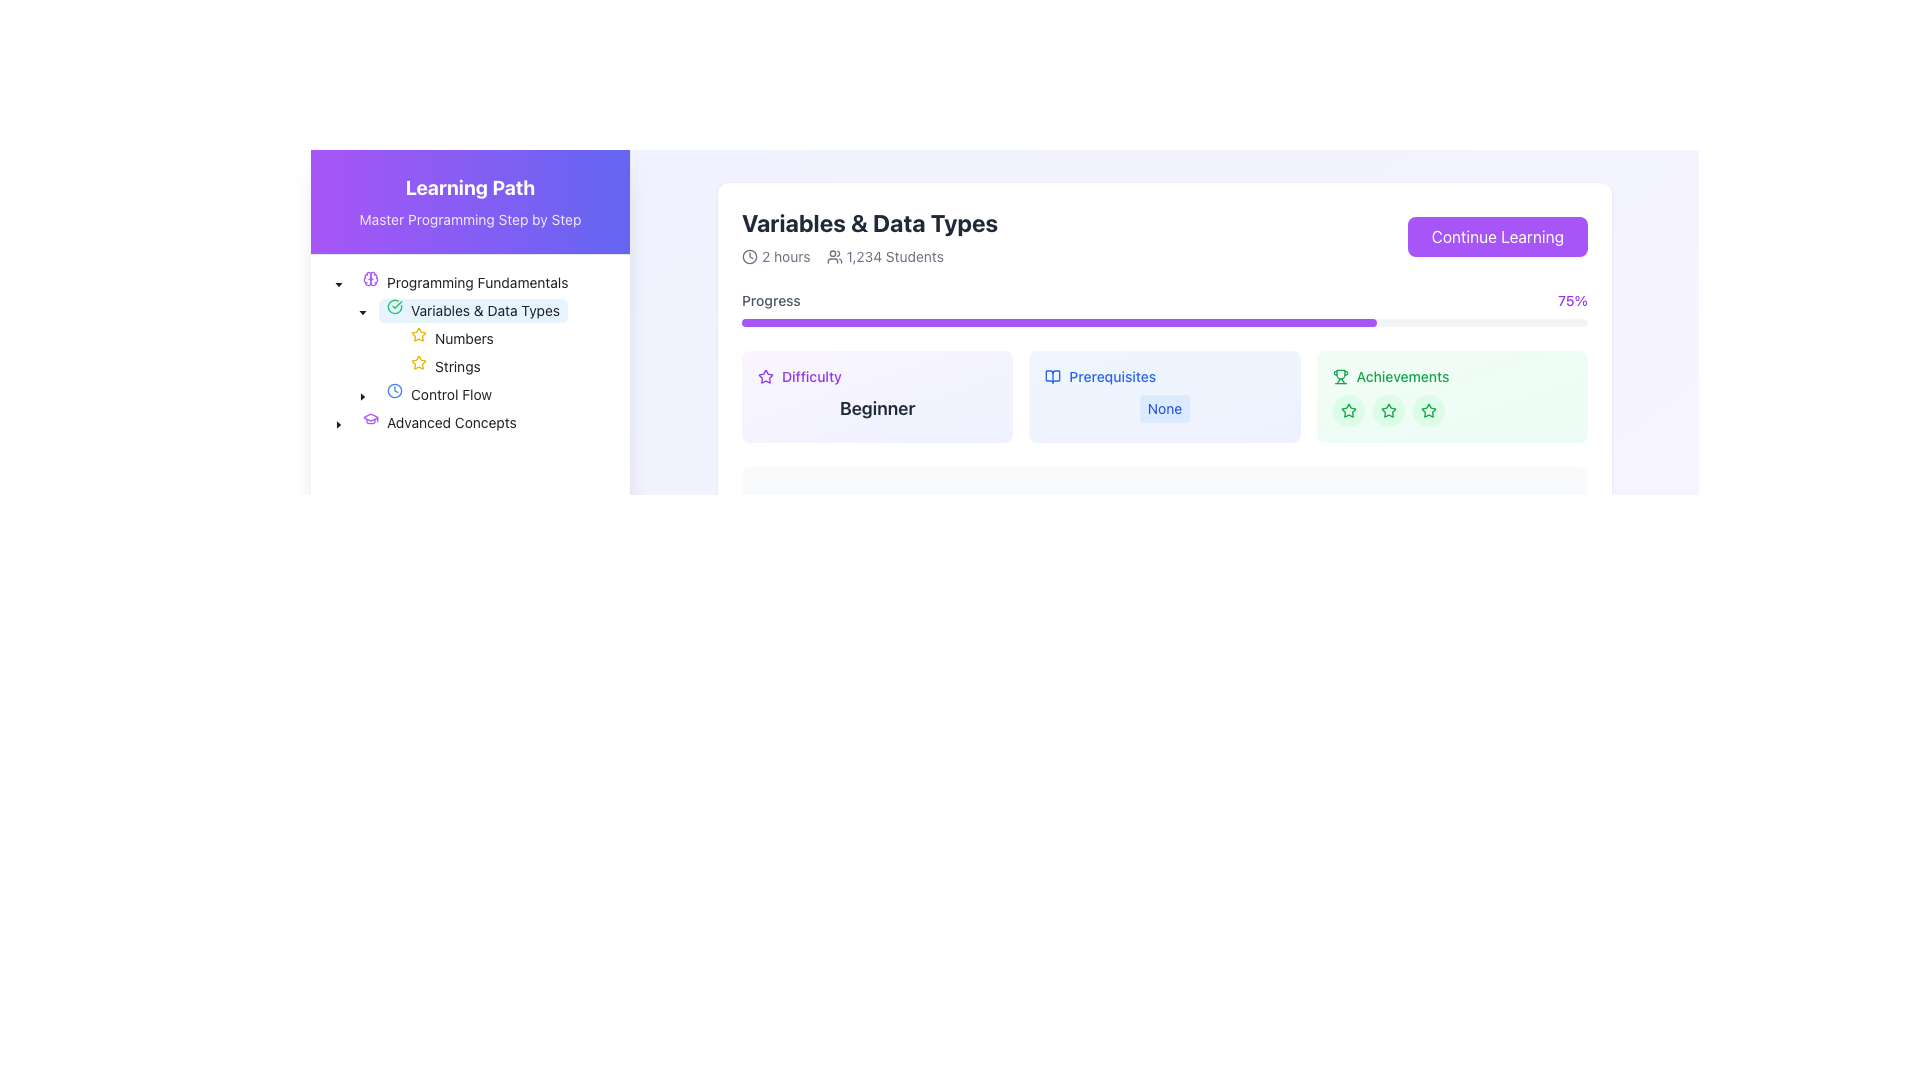  I want to click on the 'Control Flow' text label in the sidebar navigation menu, so click(450, 394).